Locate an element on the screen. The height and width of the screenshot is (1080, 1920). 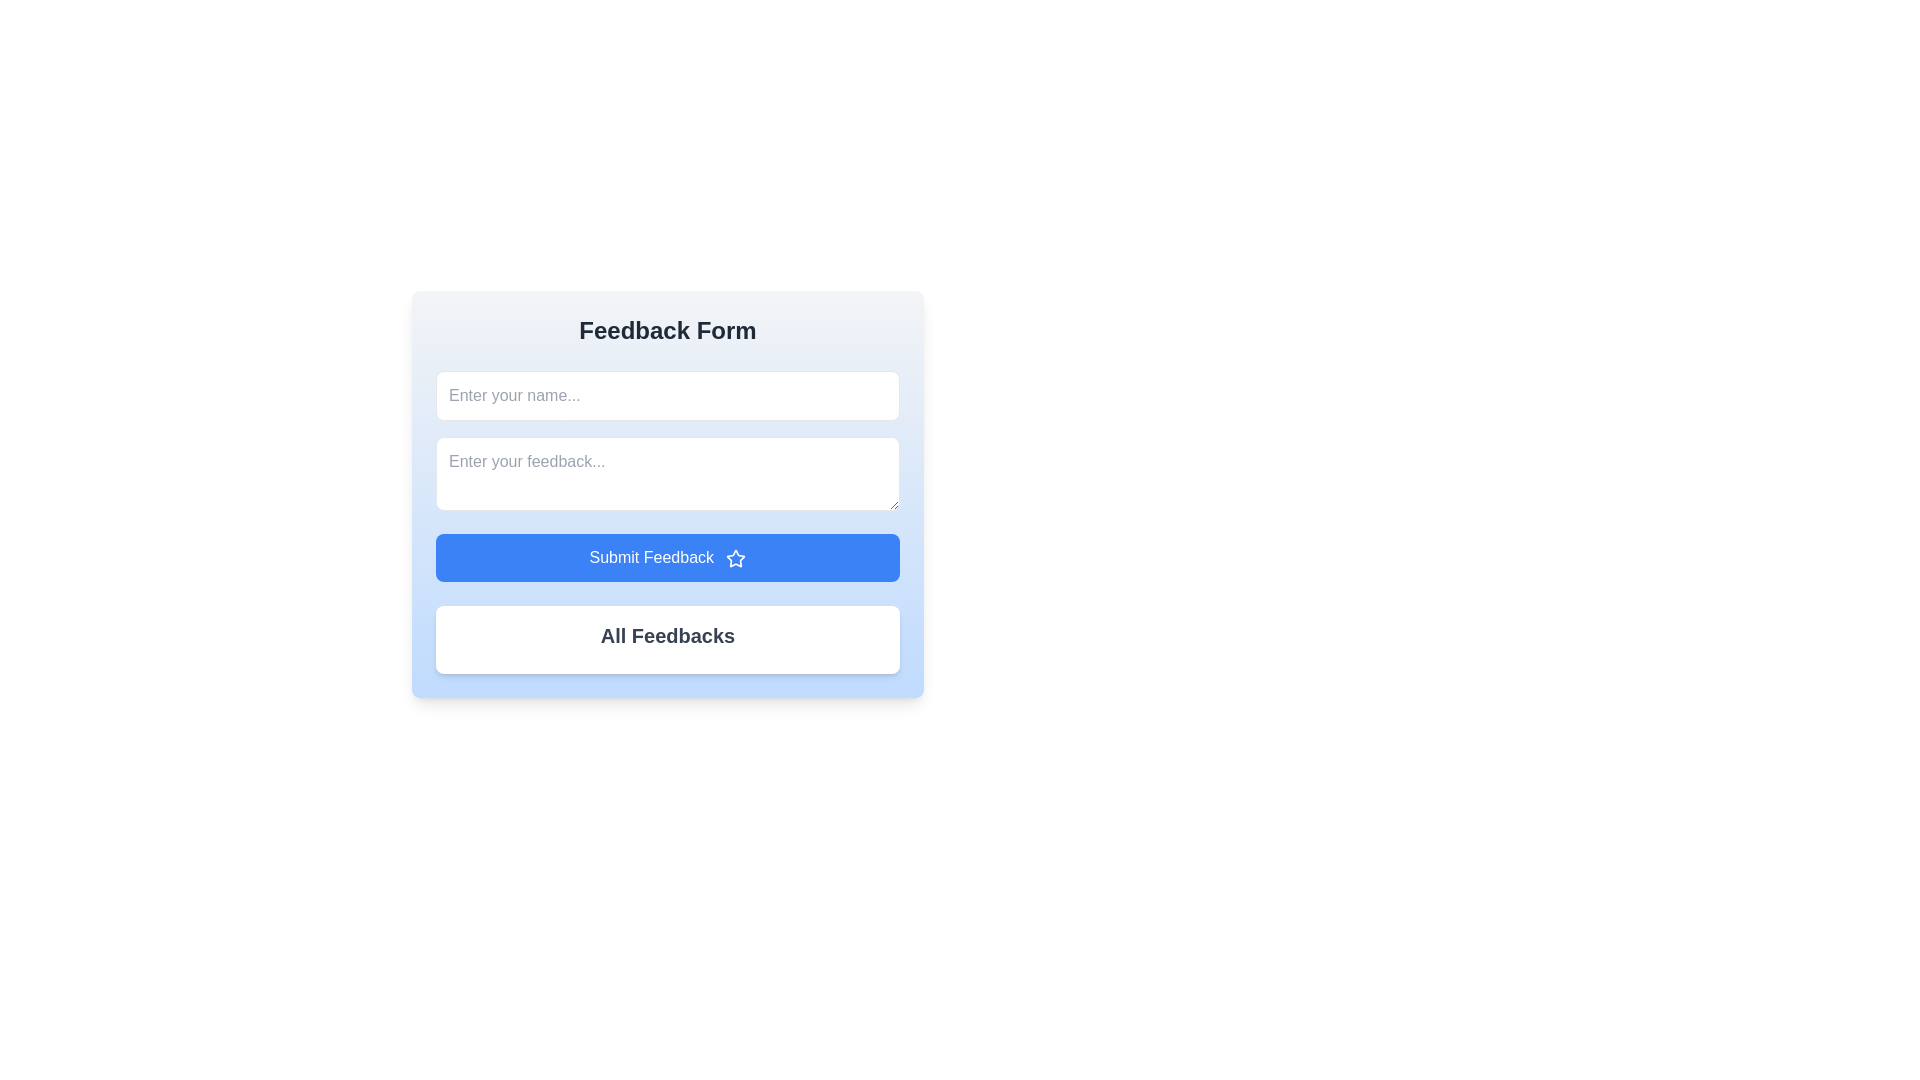
text 'Feedback Form' displayed prominently at the top of the user interface form to understand the form's purpose is located at coordinates (667, 330).